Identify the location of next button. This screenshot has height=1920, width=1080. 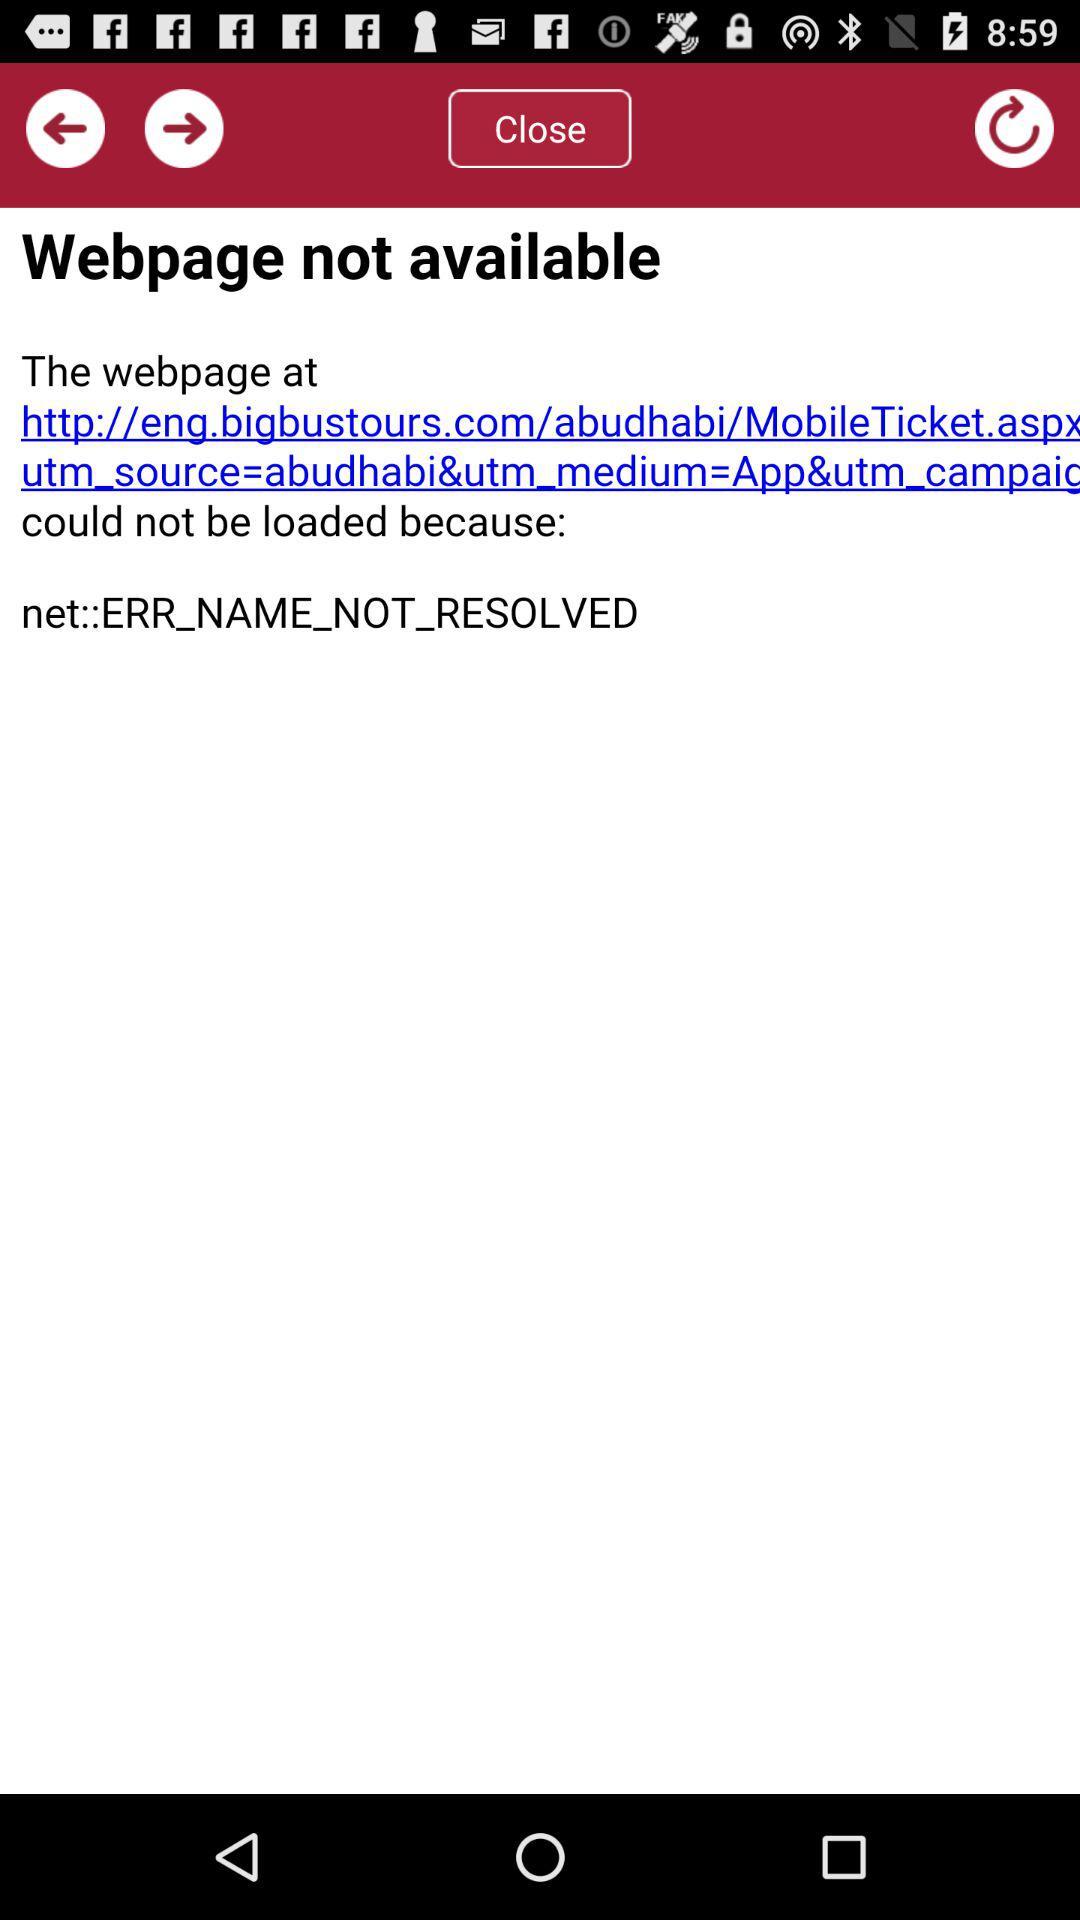
(184, 127).